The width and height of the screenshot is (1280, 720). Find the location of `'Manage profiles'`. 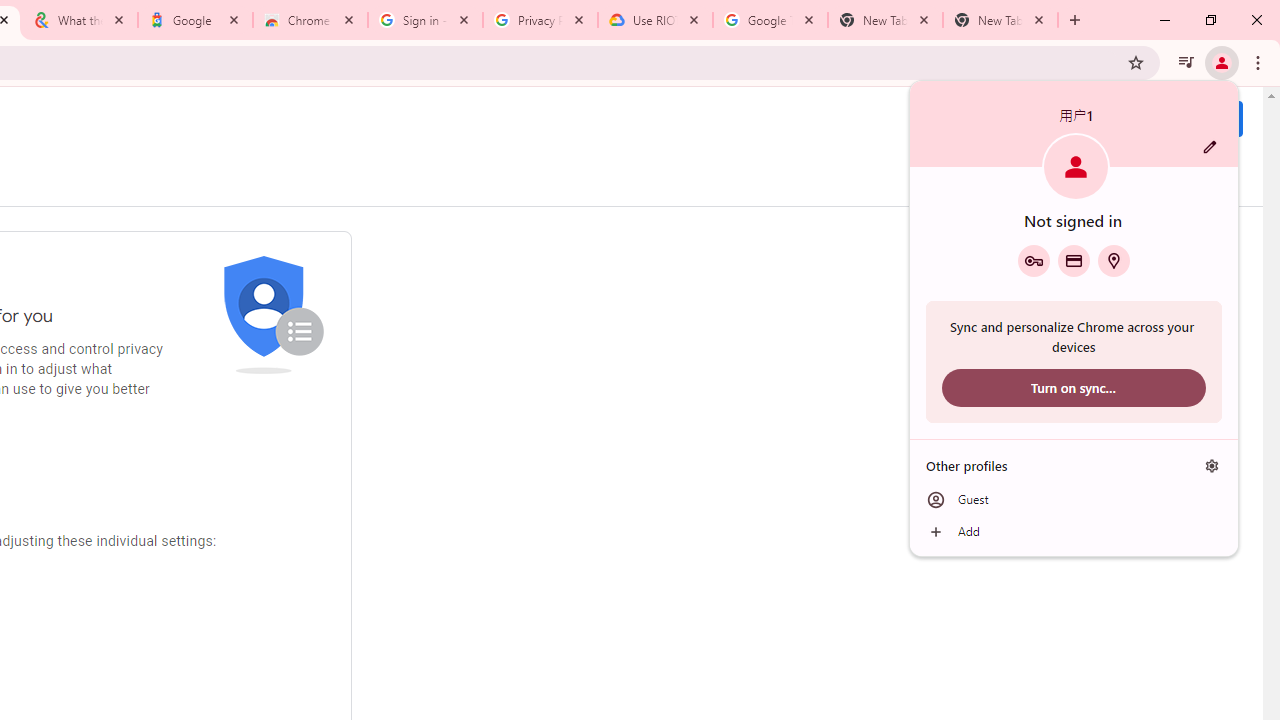

'Manage profiles' is located at coordinates (1211, 465).